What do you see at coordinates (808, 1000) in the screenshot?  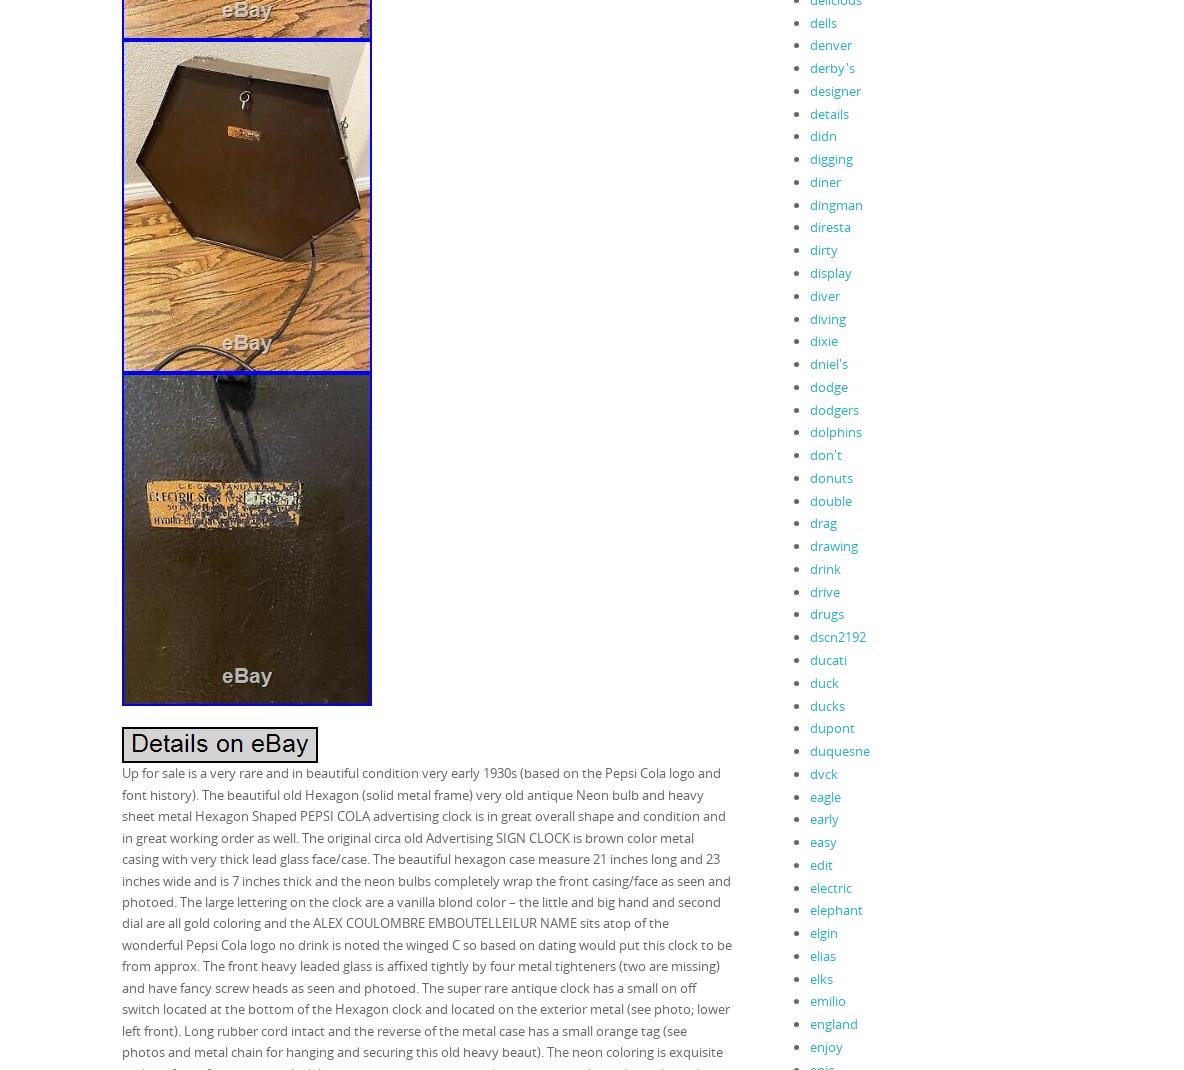 I see `'emilio'` at bounding box center [808, 1000].